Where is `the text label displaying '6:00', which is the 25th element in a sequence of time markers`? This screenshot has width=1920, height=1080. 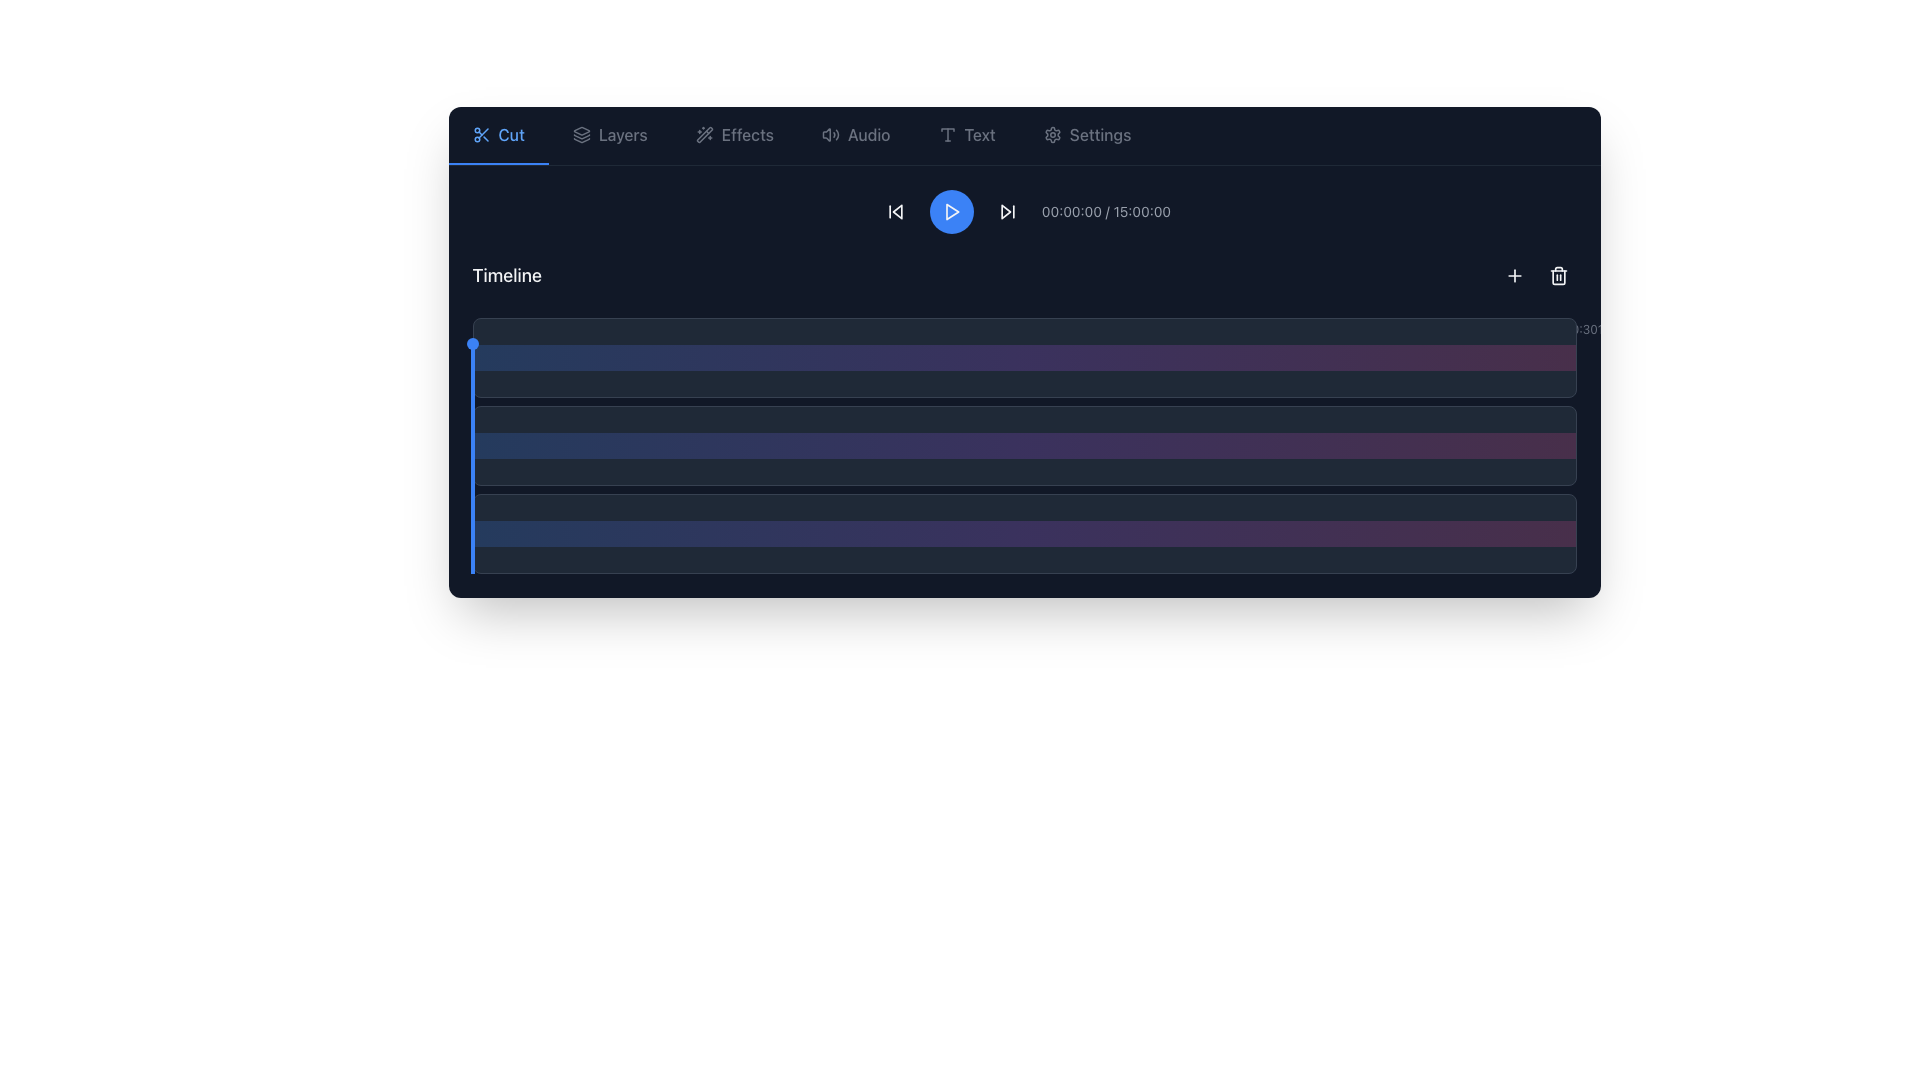 the text label displaying '6:00', which is the 25th element in a sequence of time markers is located at coordinates (1107, 329).